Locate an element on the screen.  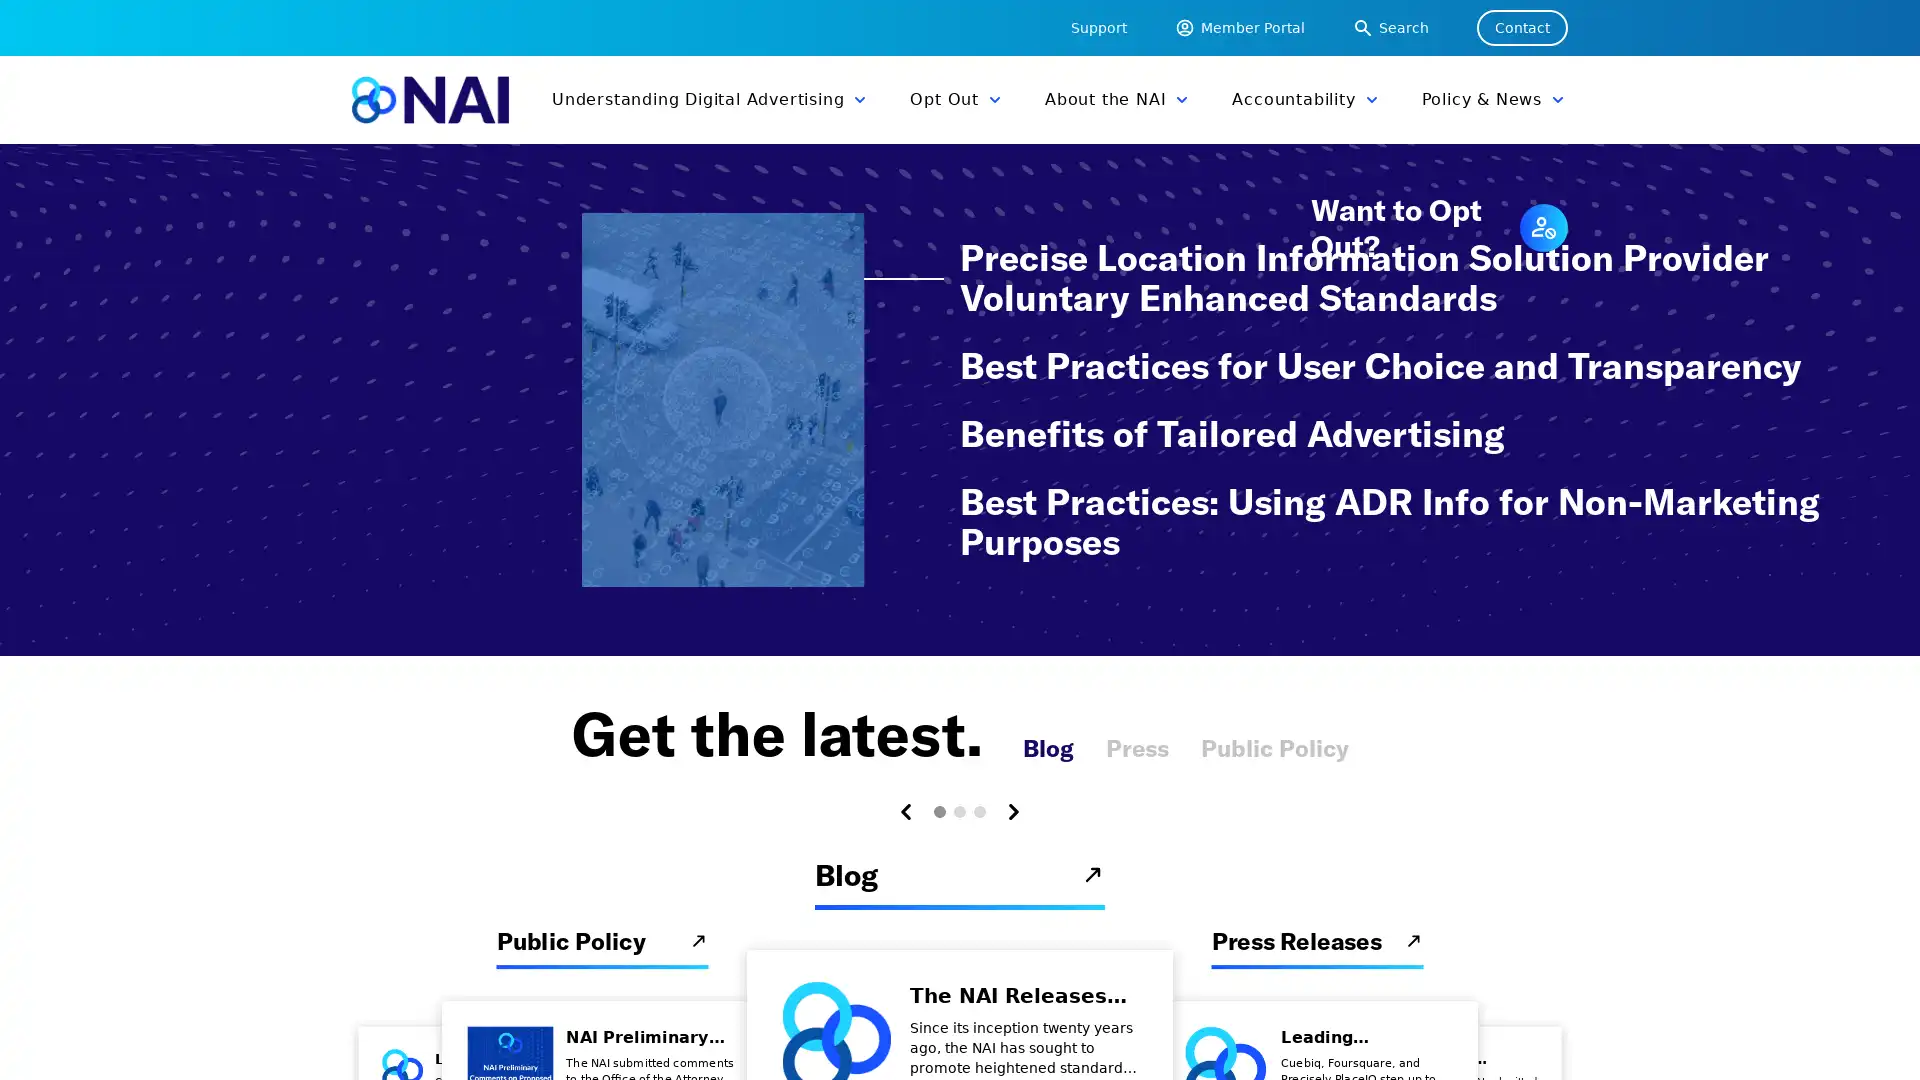
Carousel Page 3 is located at coordinates (979, 812).